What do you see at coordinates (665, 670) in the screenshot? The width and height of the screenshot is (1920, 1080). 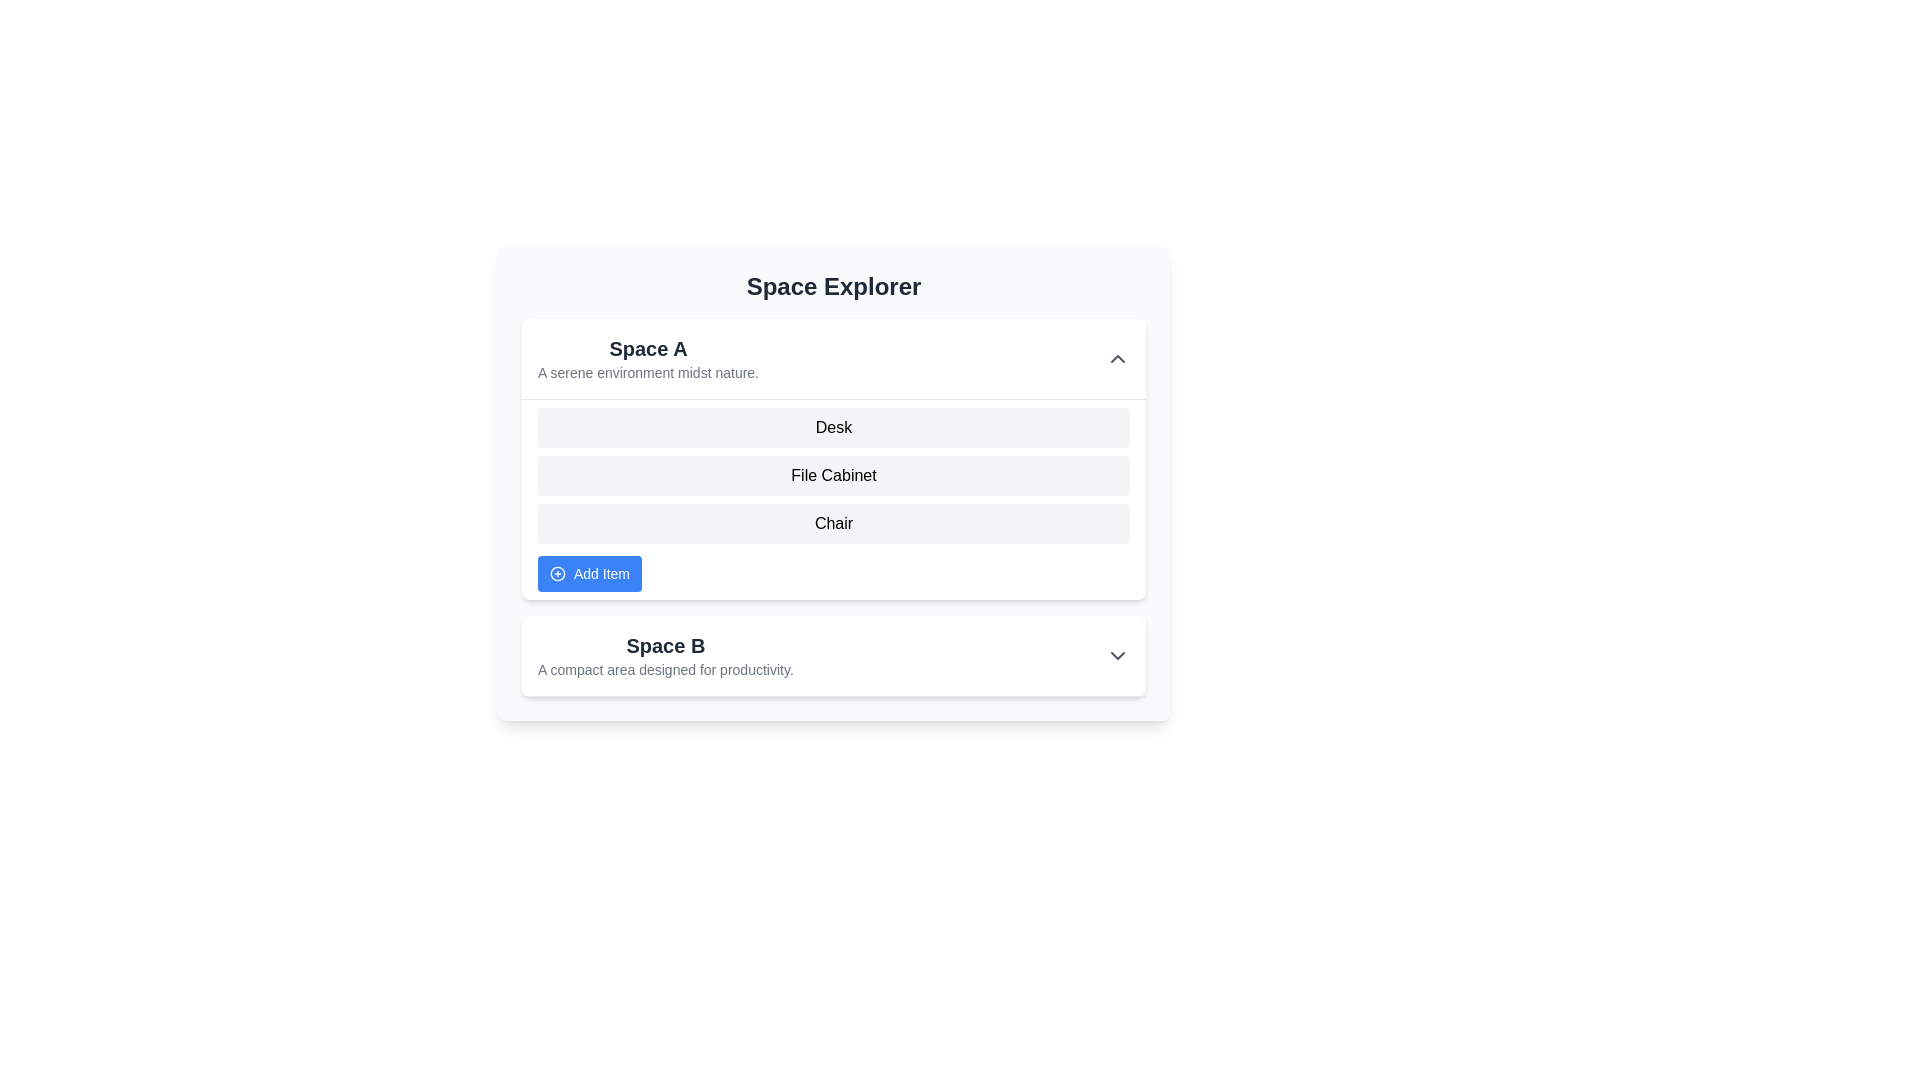 I see `the Text Label that reads 'A compact area designed for productivity.' which is styled in a small gray font and located below the heading 'Space B'` at bounding box center [665, 670].